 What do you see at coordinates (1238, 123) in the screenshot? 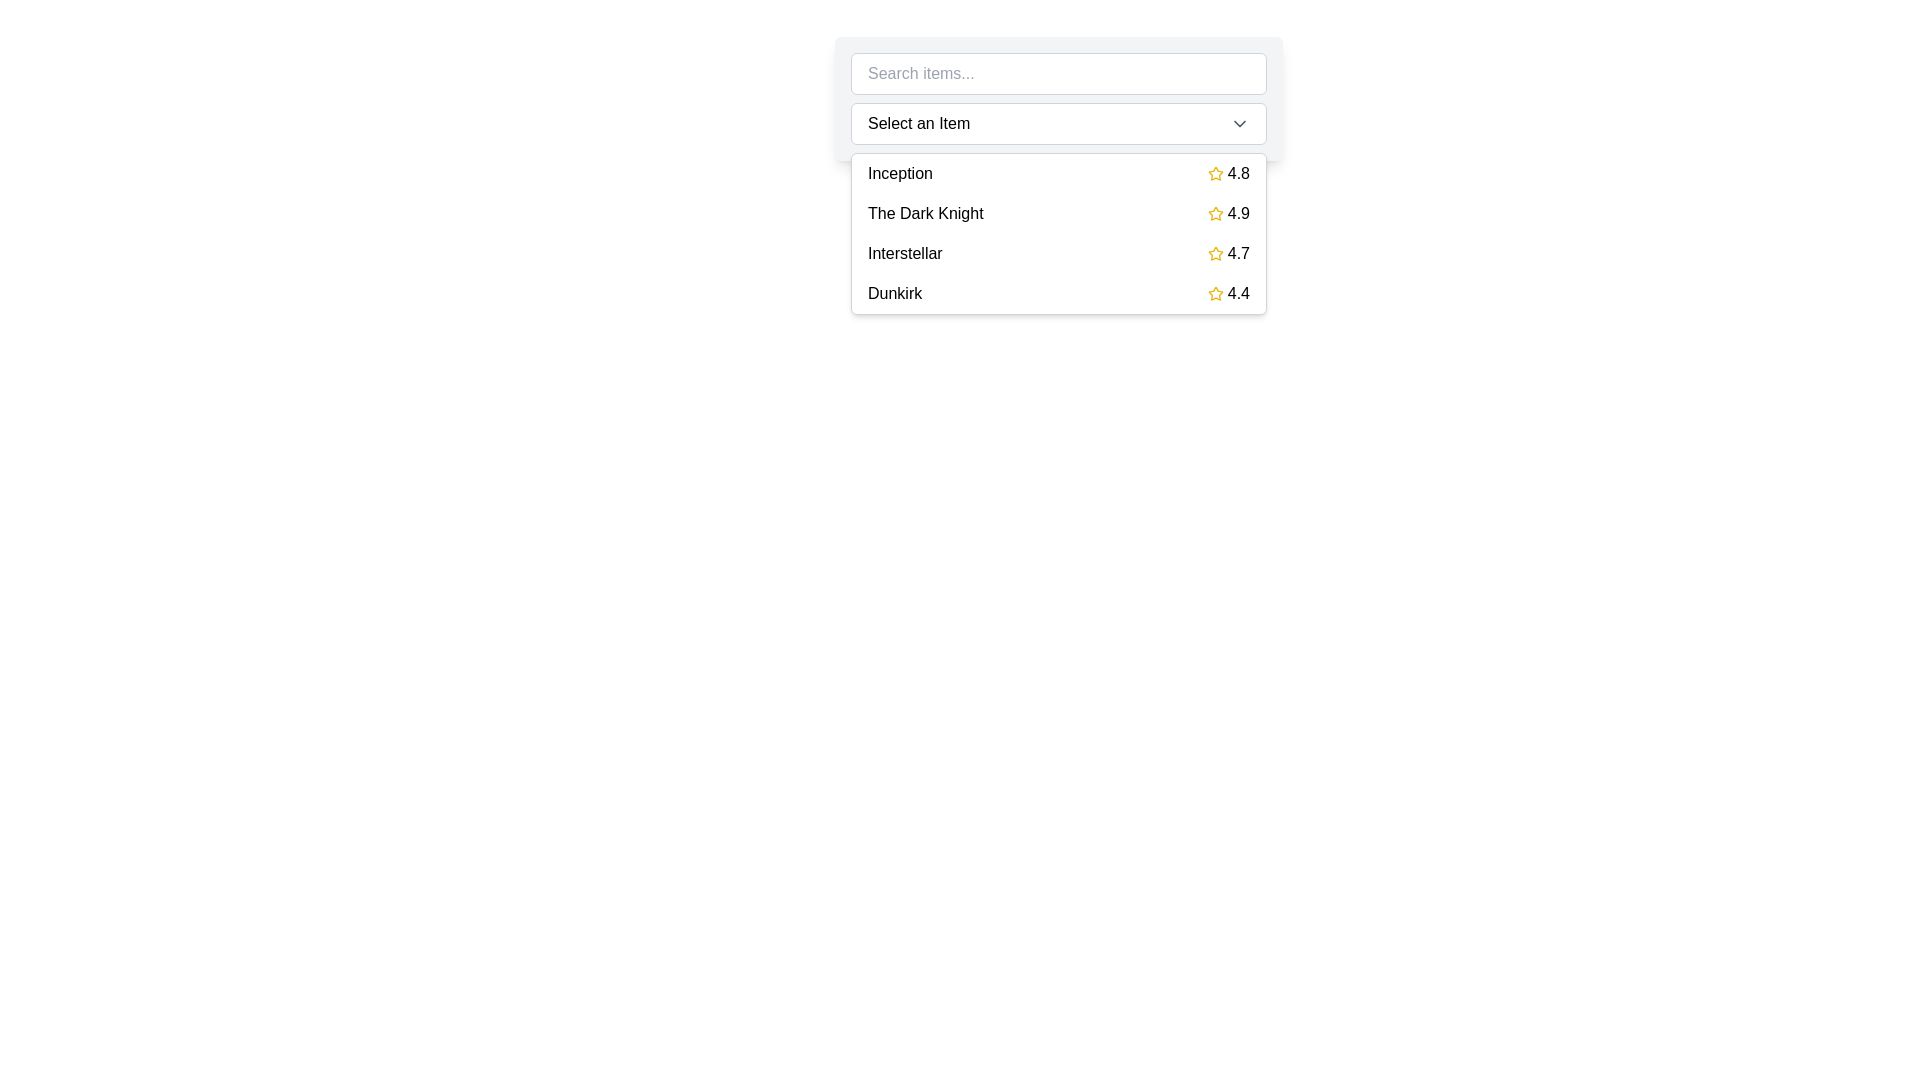
I see `the dropdown menu icon located on the right side of the 'Select an Item' component to expand or collapse the options` at bounding box center [1238, 123].